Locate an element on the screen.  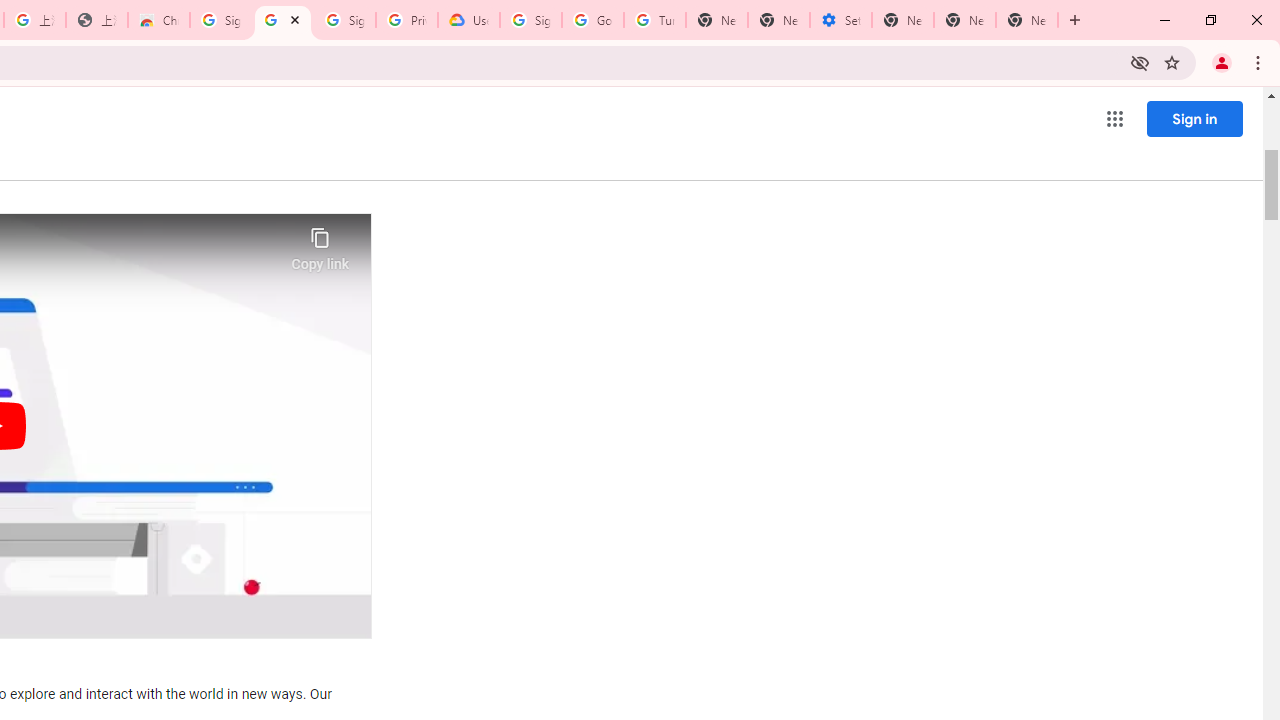
'Sign in - Google Accounts' is located at coordinates (220, 20).